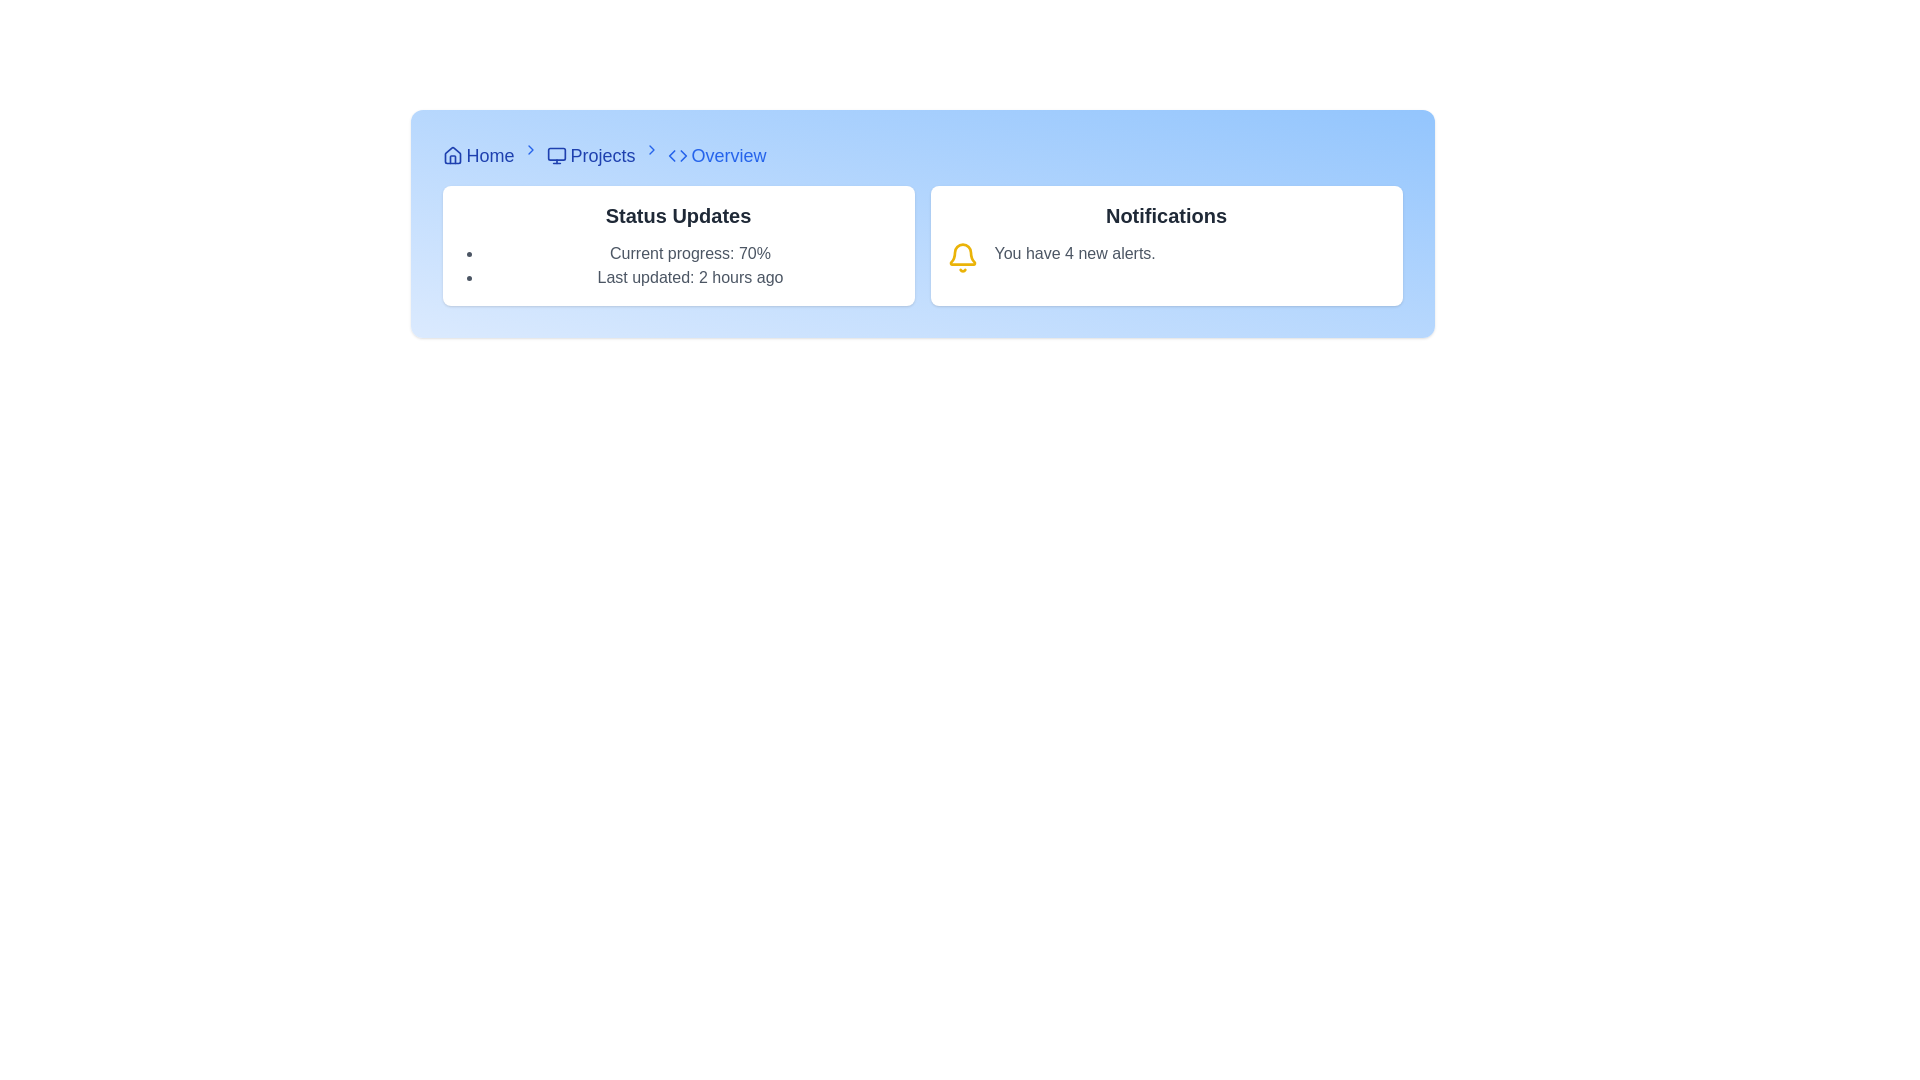  What do you see at coordinates (962, 257) in the screenshot?
I see `the style and purpose of the notifications icon positioned to the left of the text 'You have 4 new alerts' in the 'Notifications' card` at bounding box center [962, 257].